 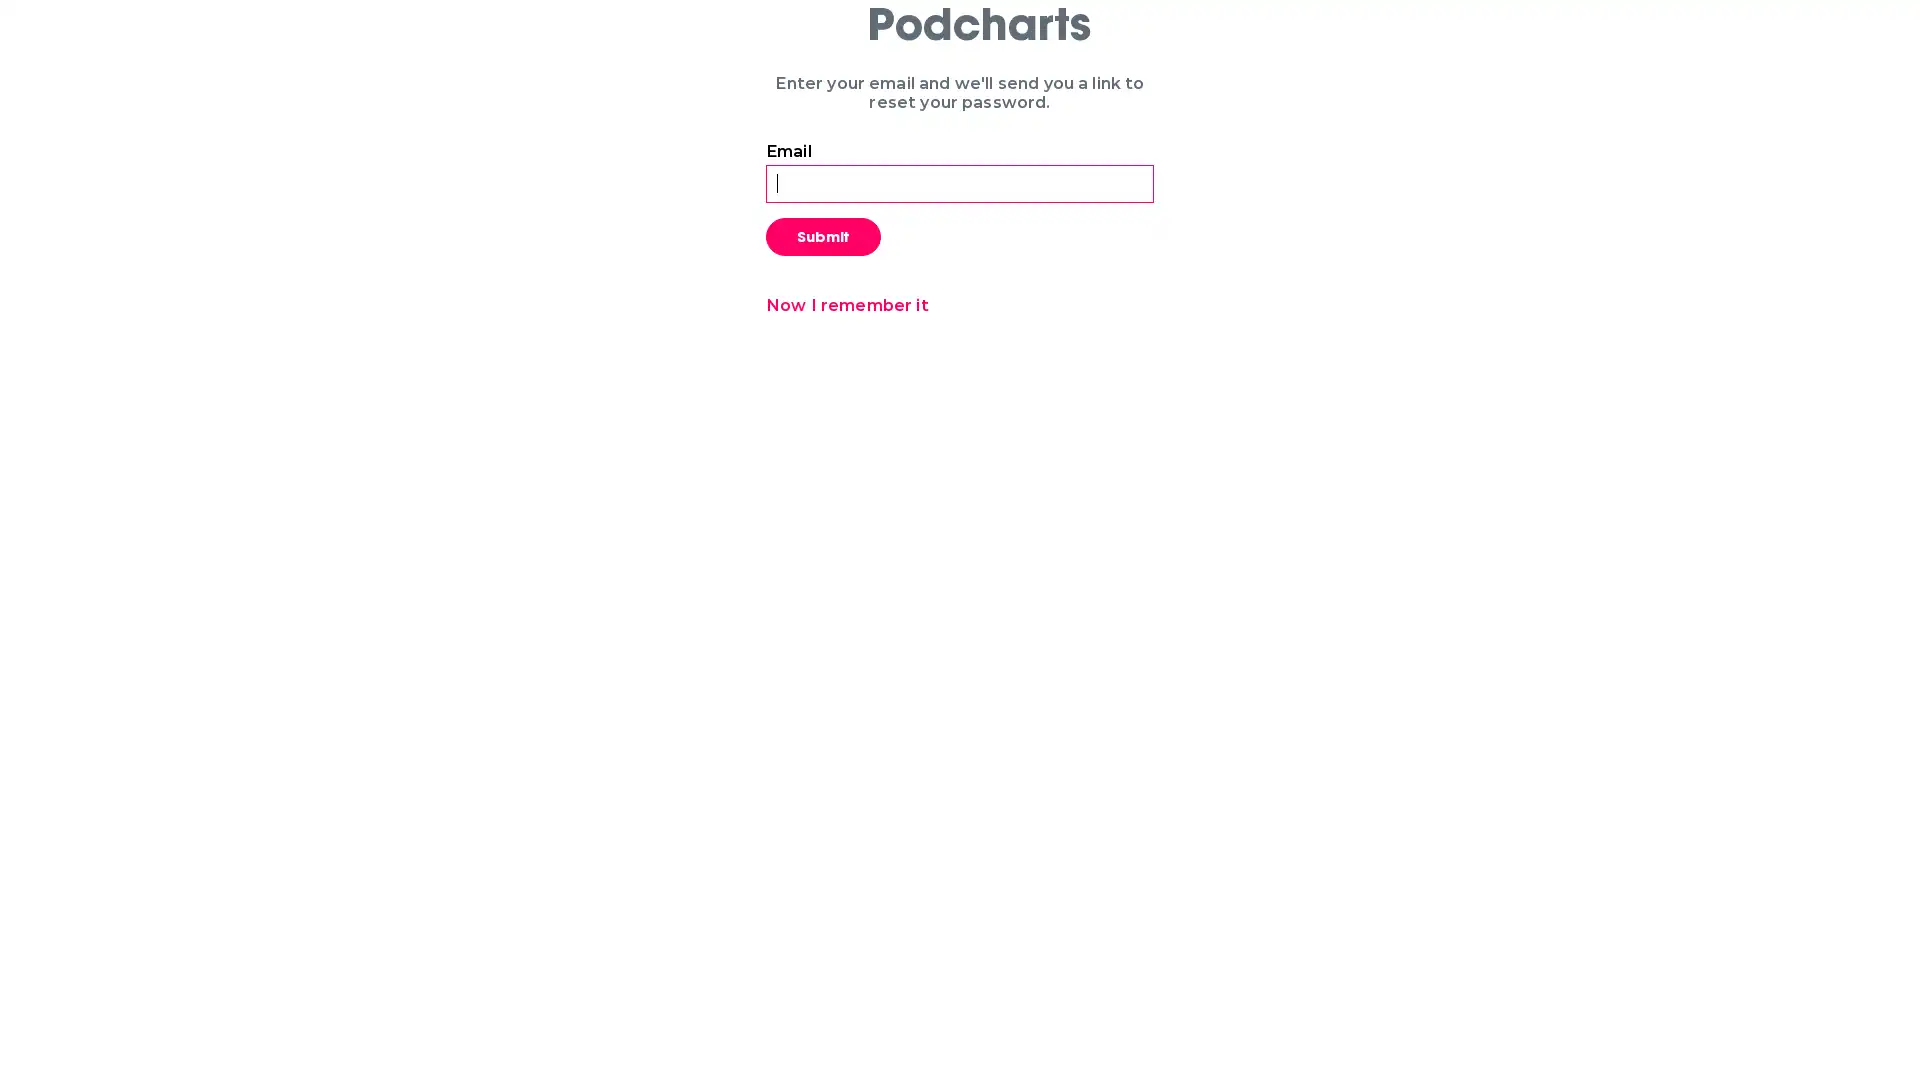 What do you see at coordinates (823, 234) in the screenshot?
I see `Submit` at bounding box center [823, 234].